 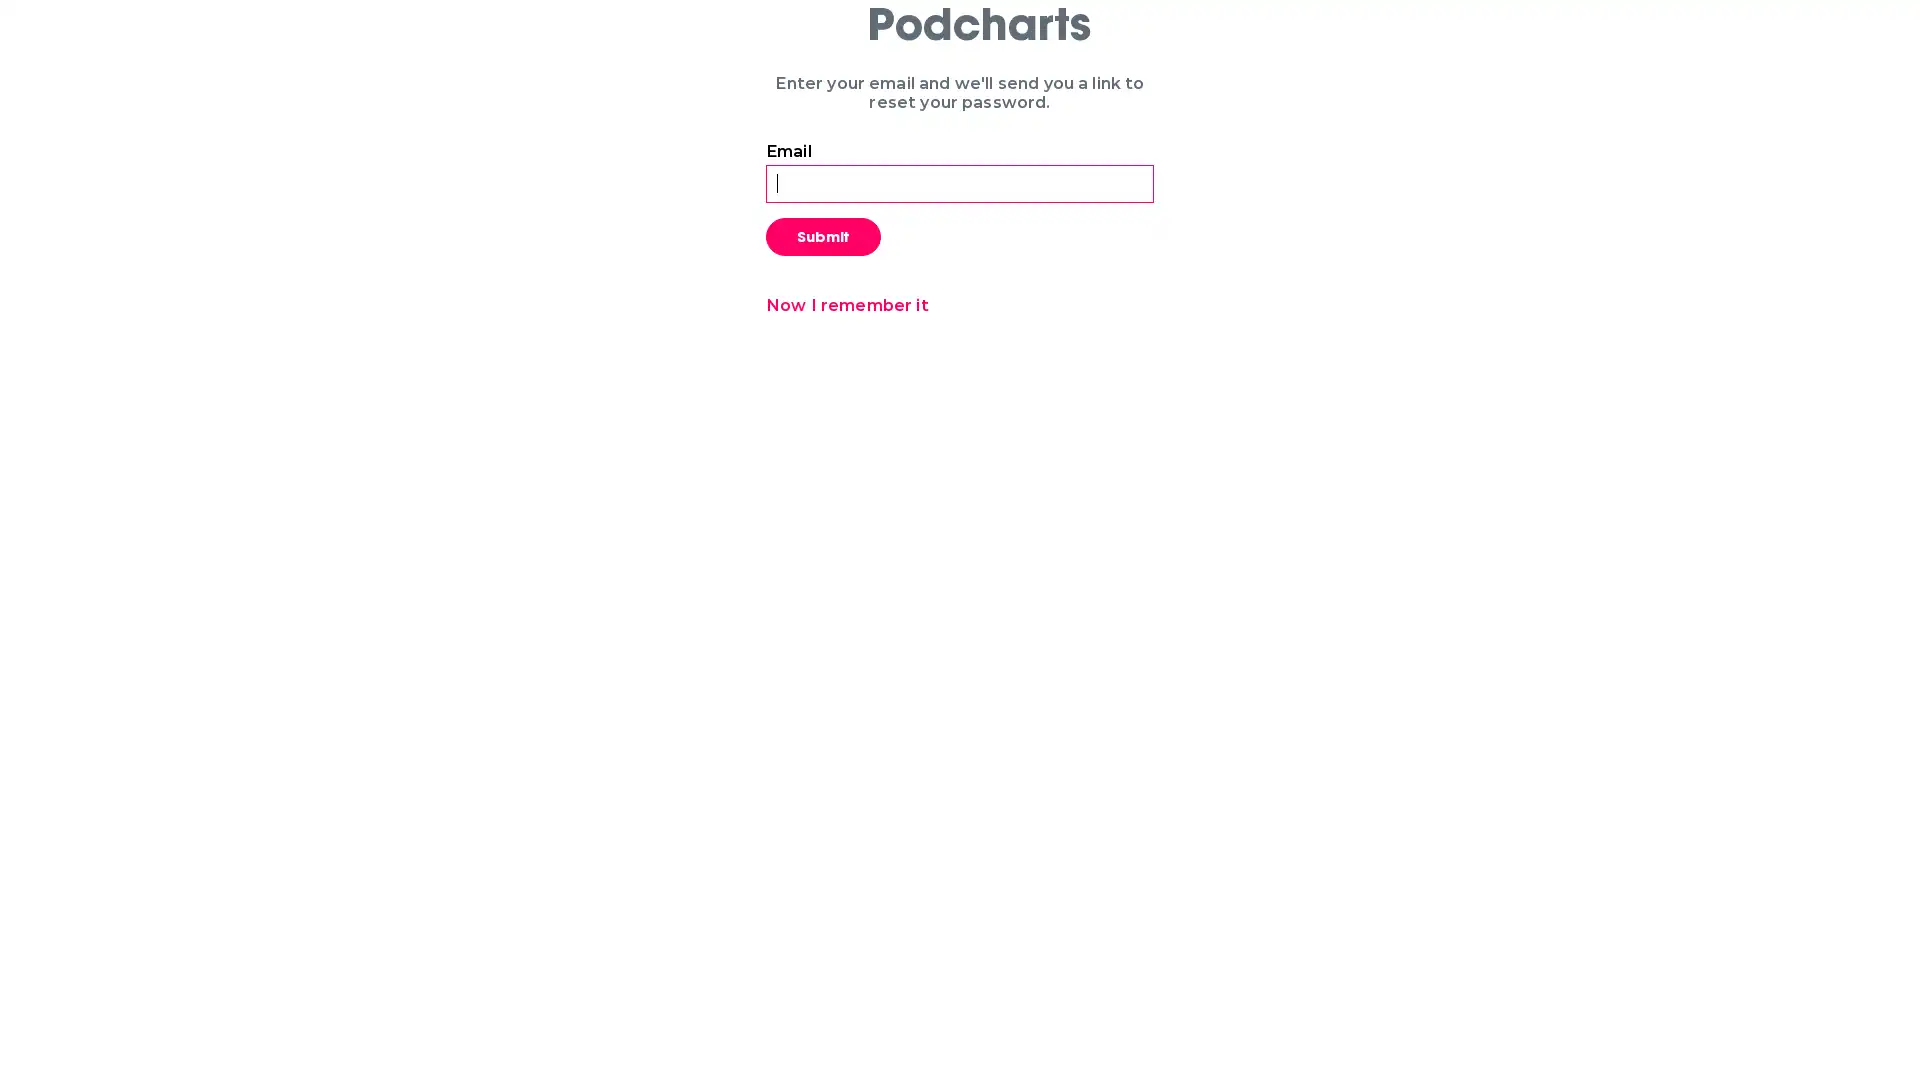 What do you see at coordinates (823, 234) in the screenshot?
I see `Submit` at bounding box center [823, 234].